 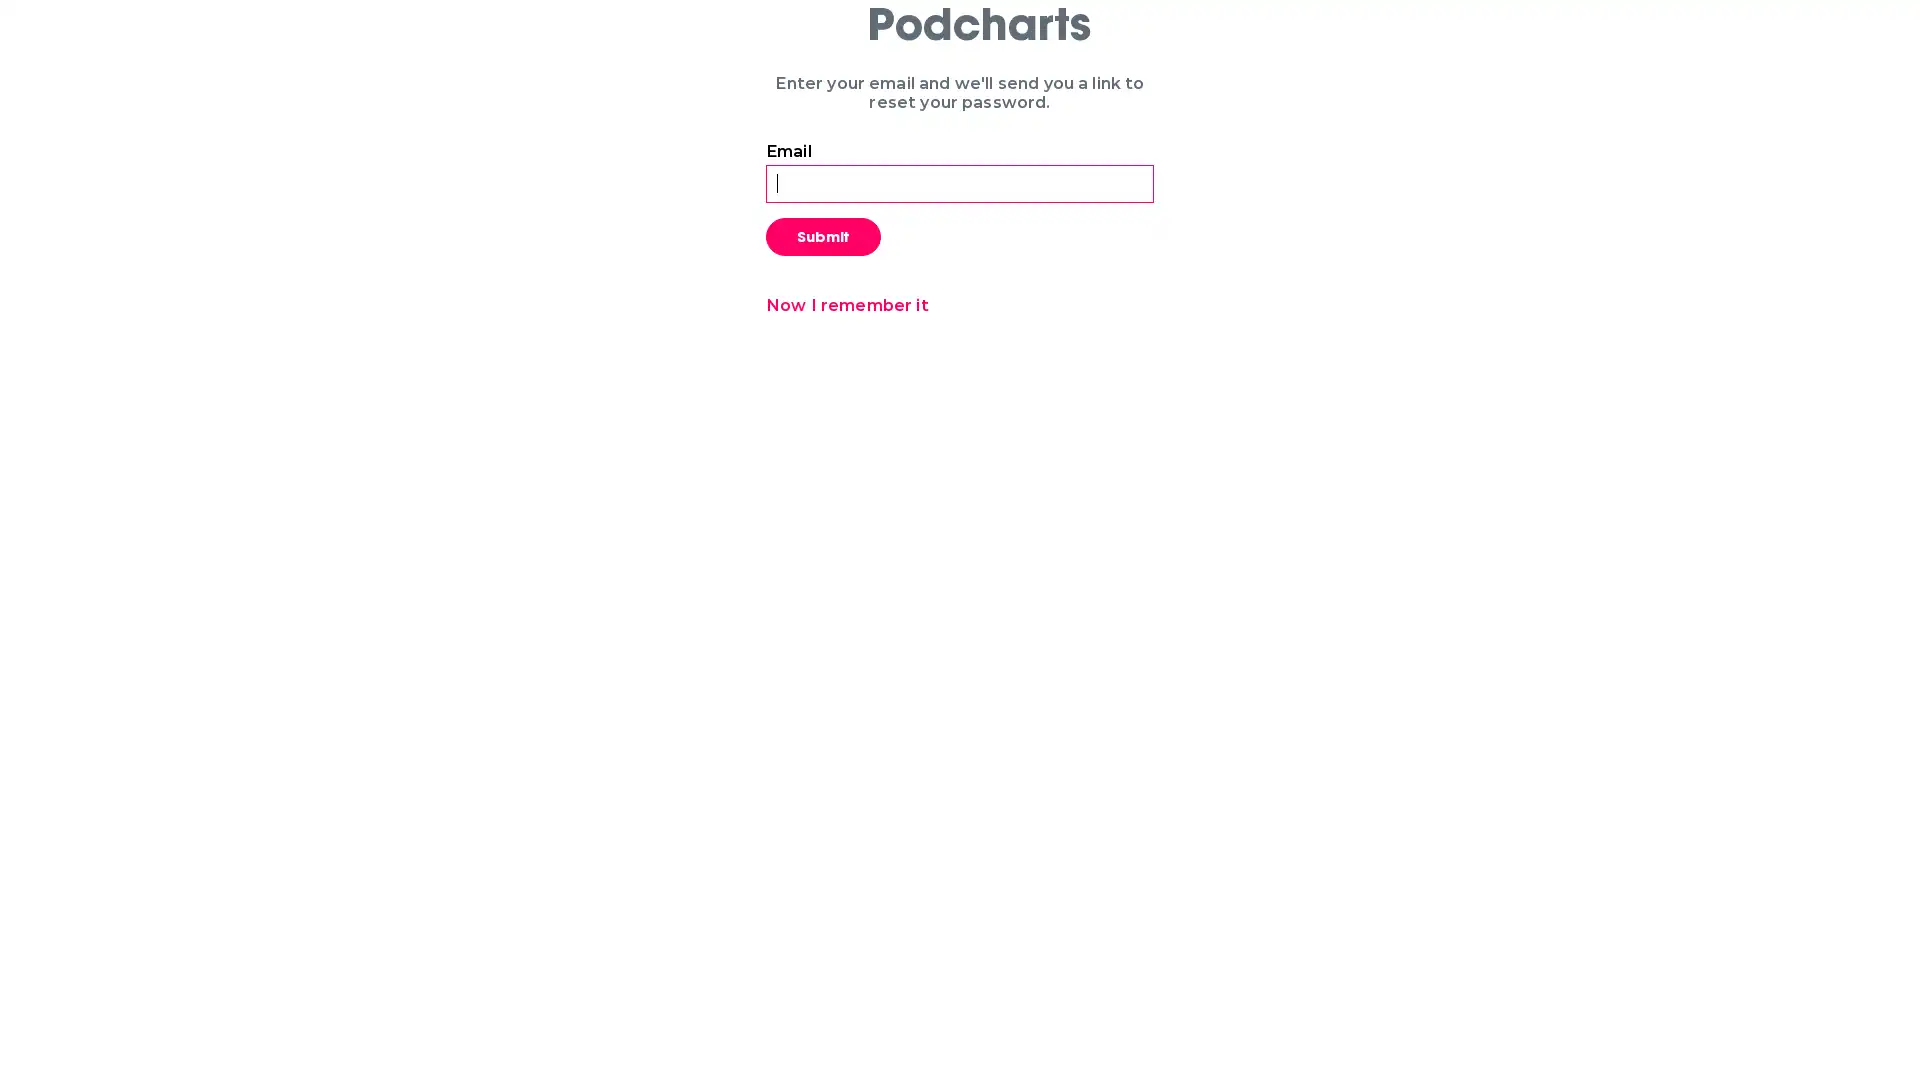 What do you see at coordinates (823, 234) in the screenshot?
I see `Submit` at bounding box center [823, 234].